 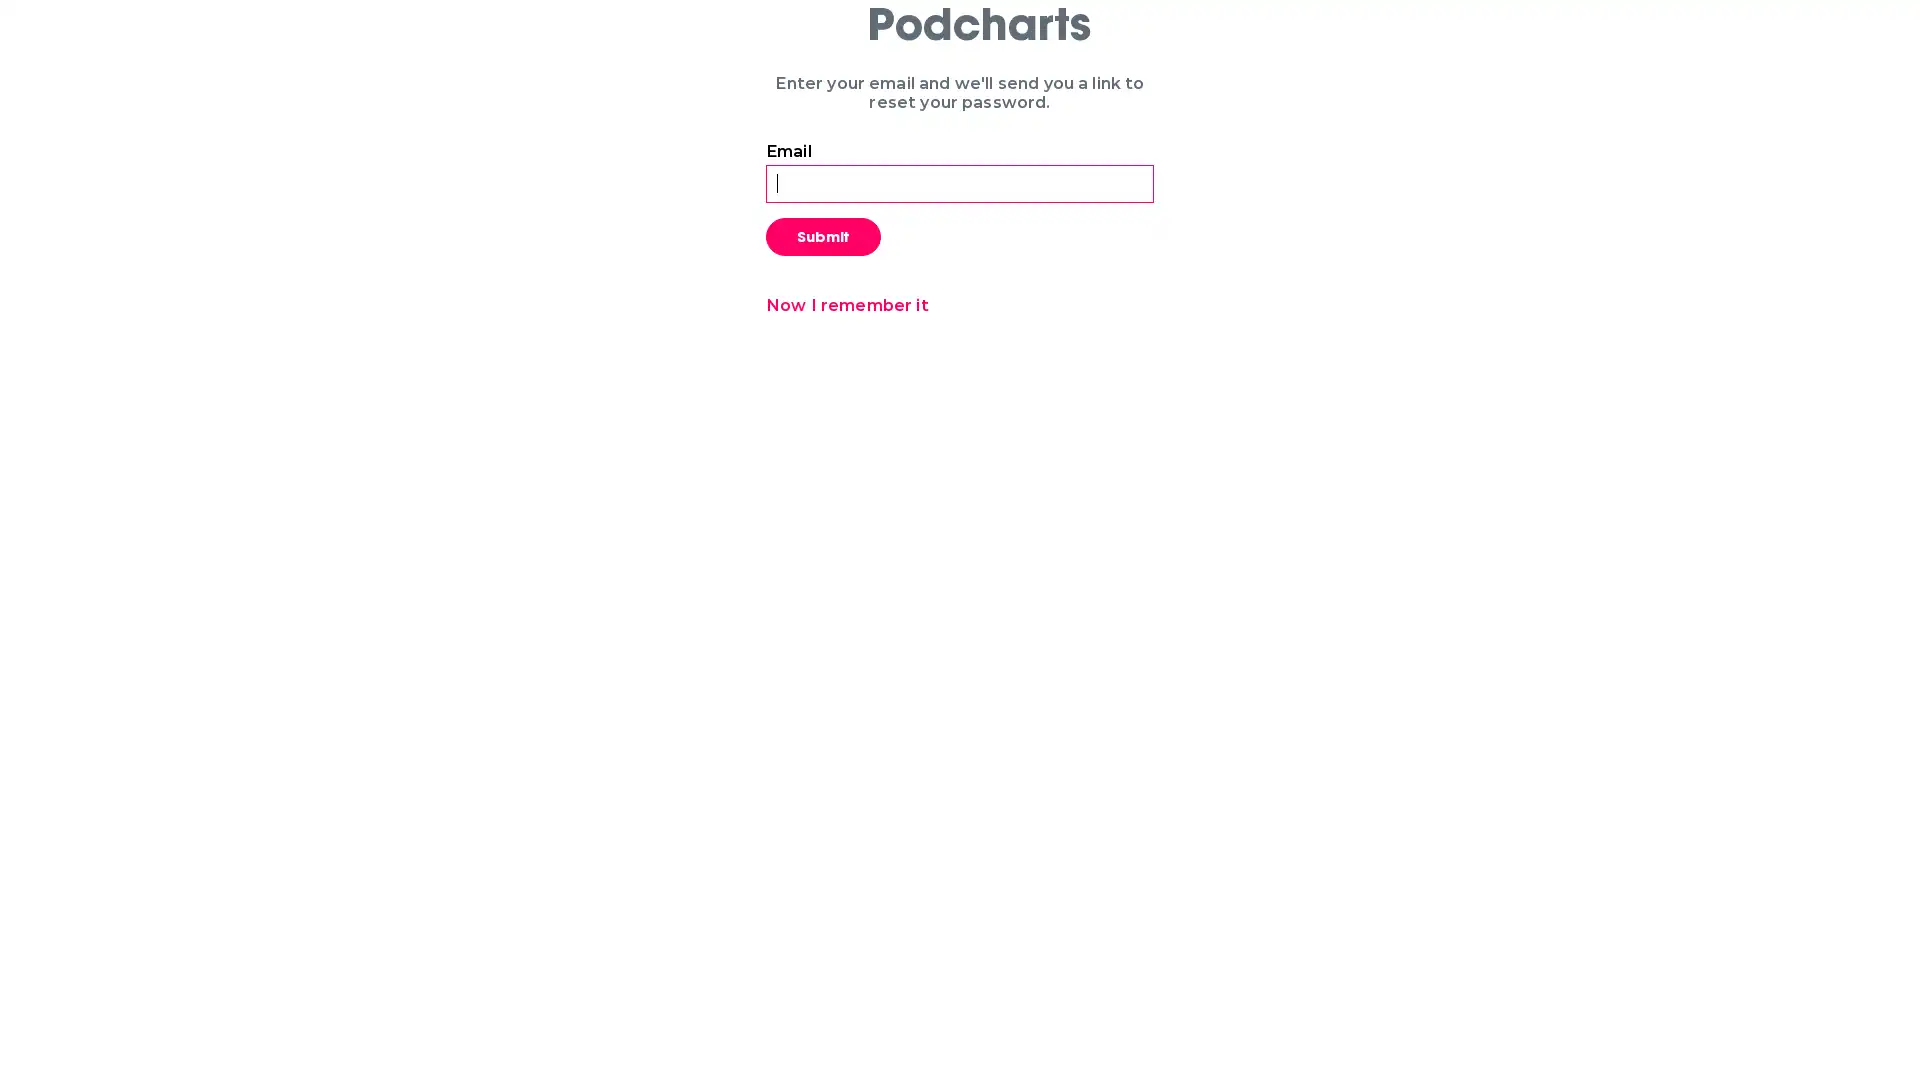 What do you see at coordinates (823, 234) in the screenshot?
I see `Submit` at bounding box center [823, 234].